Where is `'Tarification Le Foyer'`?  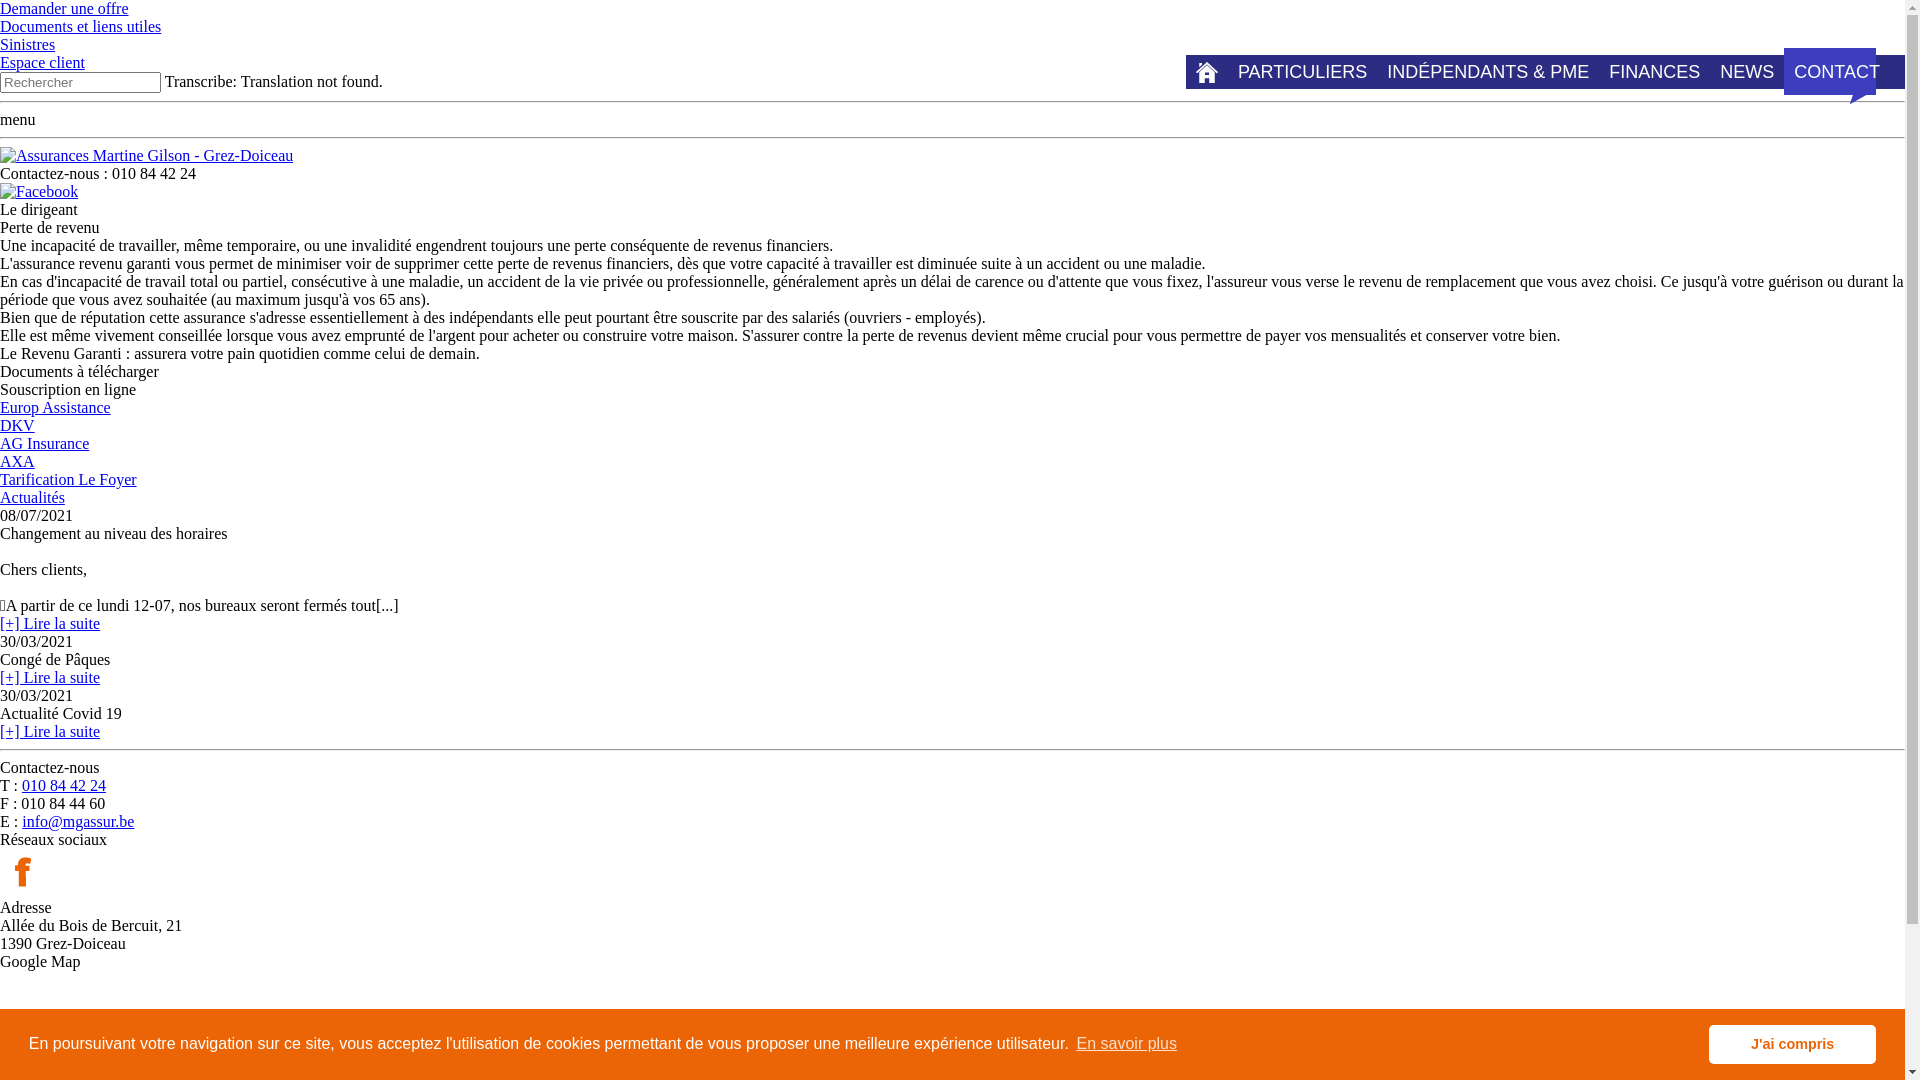
'Tarification Le Foyer' is located at coordinates (0, 479).